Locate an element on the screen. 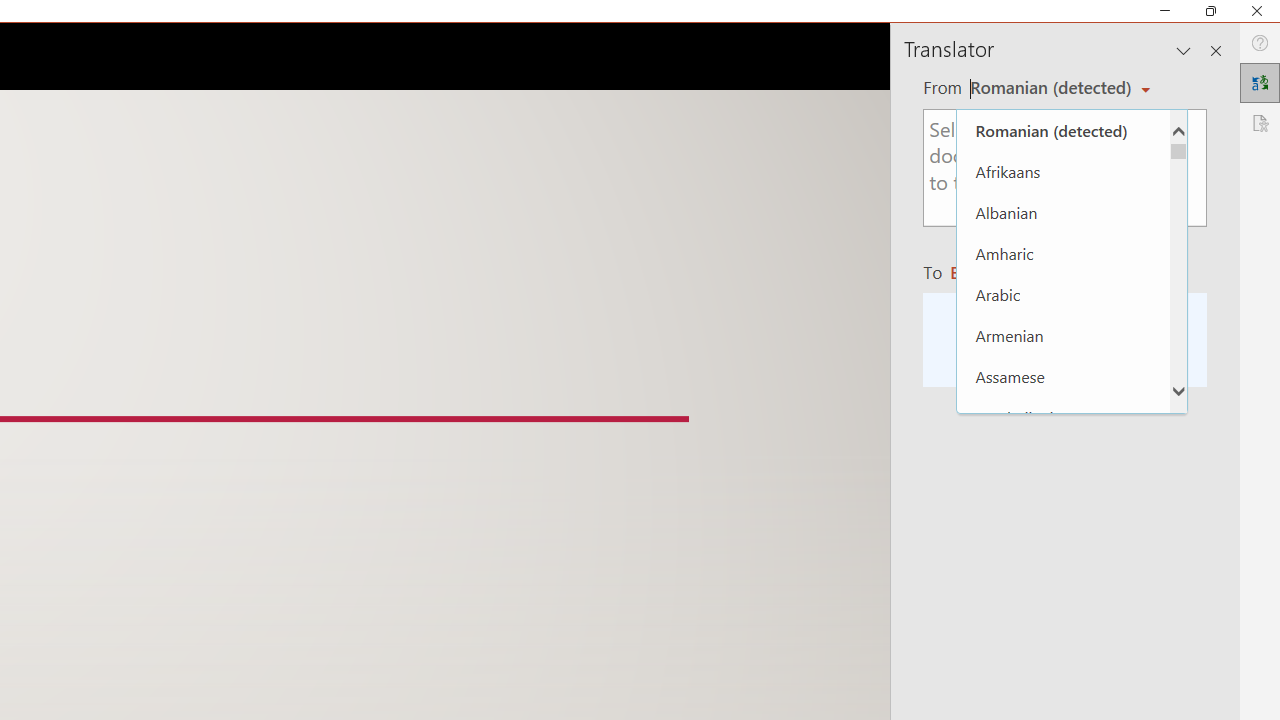  'Albanian' is located at coordinates (1062, 212).